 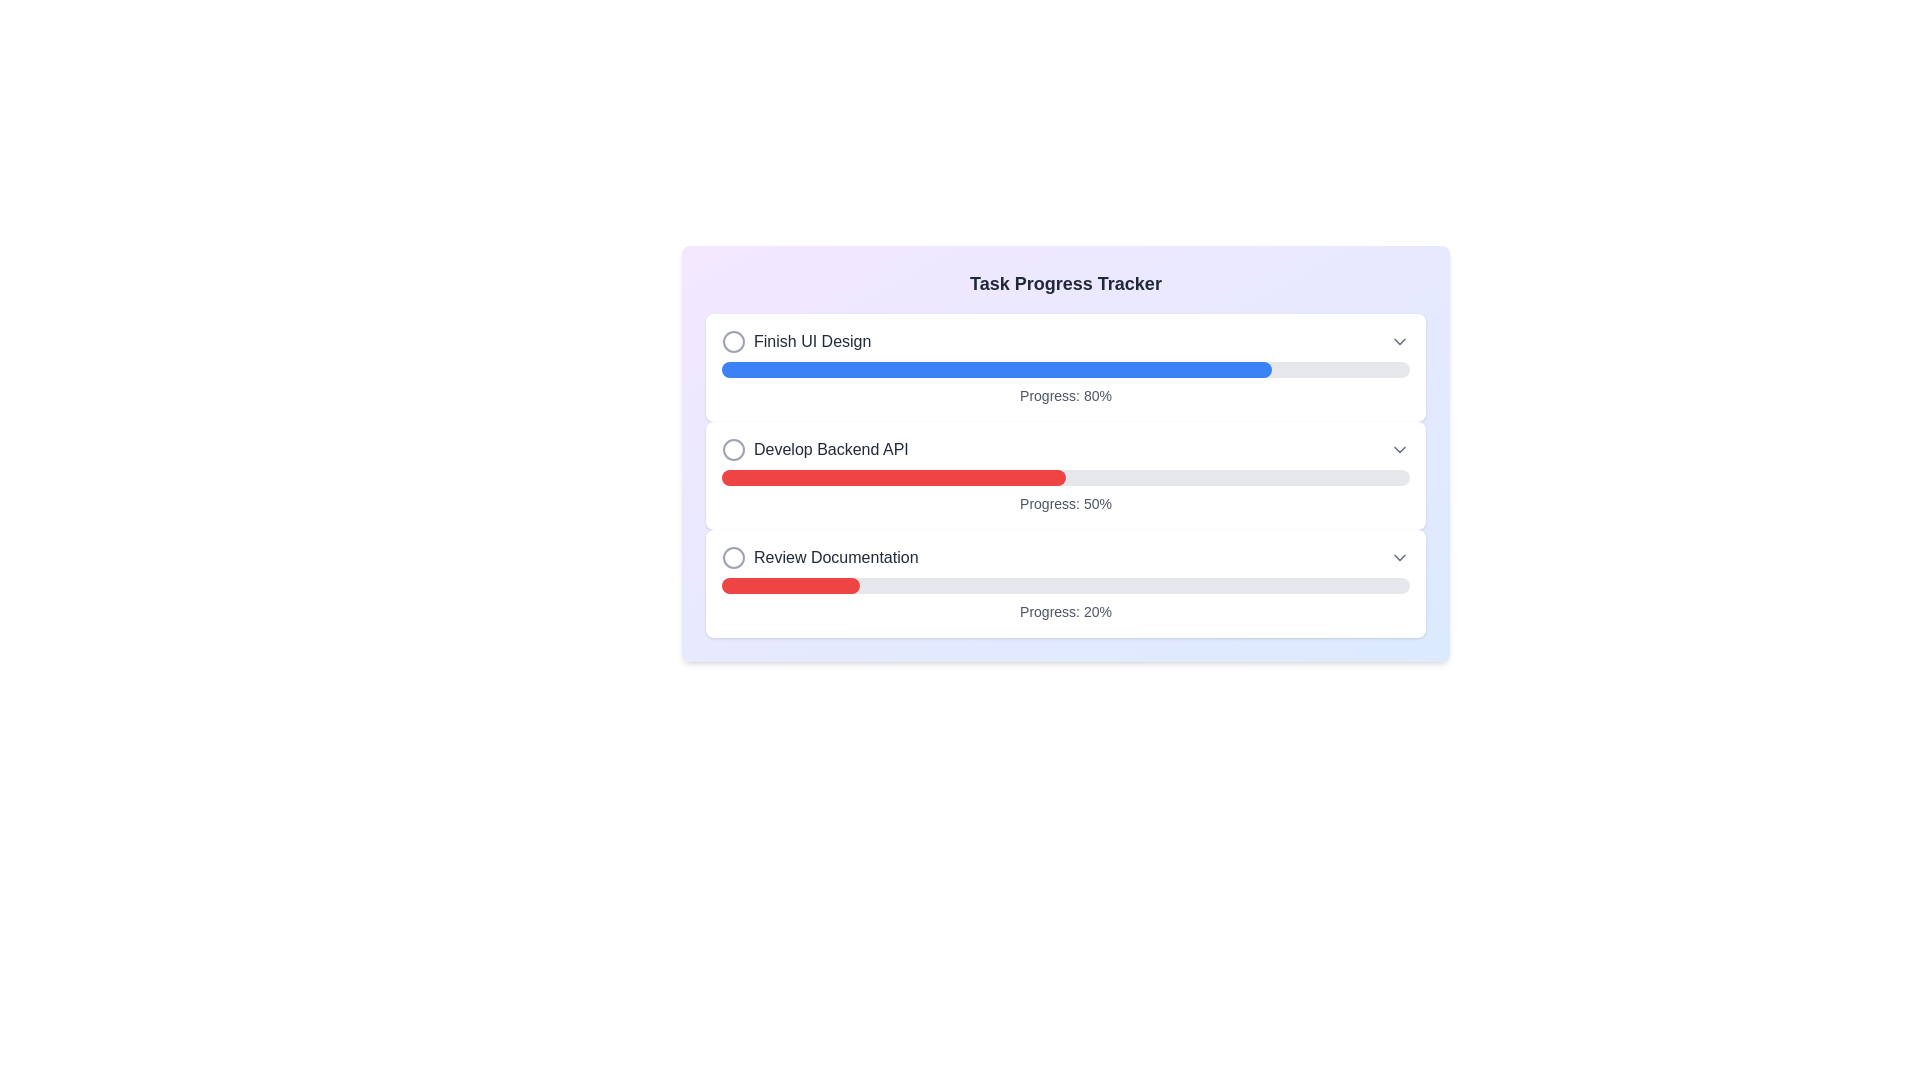 I want to click on the downward-facing chevron icon next to the 'Review Documentation' label in the task progress tracker, so click(x=1399, y=558).